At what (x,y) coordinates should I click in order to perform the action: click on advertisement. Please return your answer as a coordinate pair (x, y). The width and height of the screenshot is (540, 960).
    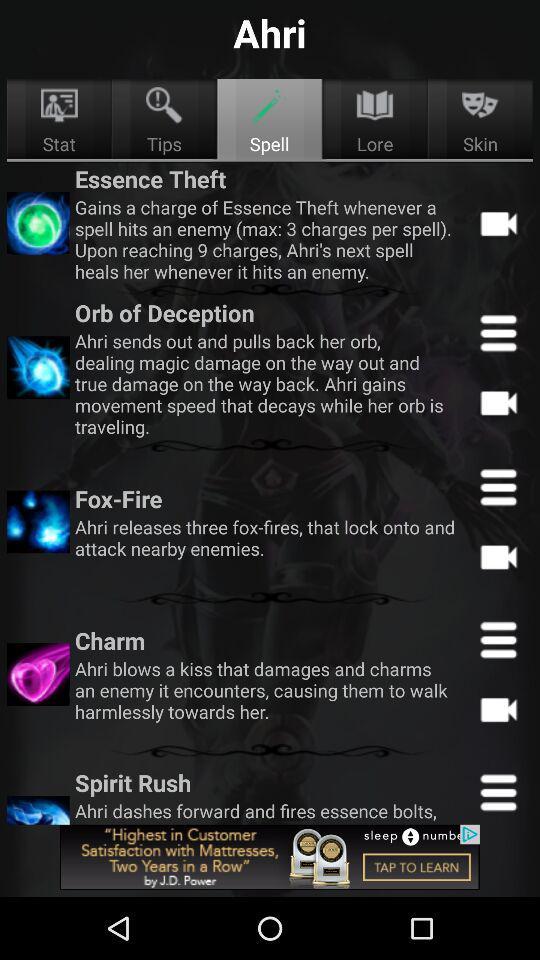
    Looking at the image, I should click on (270, 856).